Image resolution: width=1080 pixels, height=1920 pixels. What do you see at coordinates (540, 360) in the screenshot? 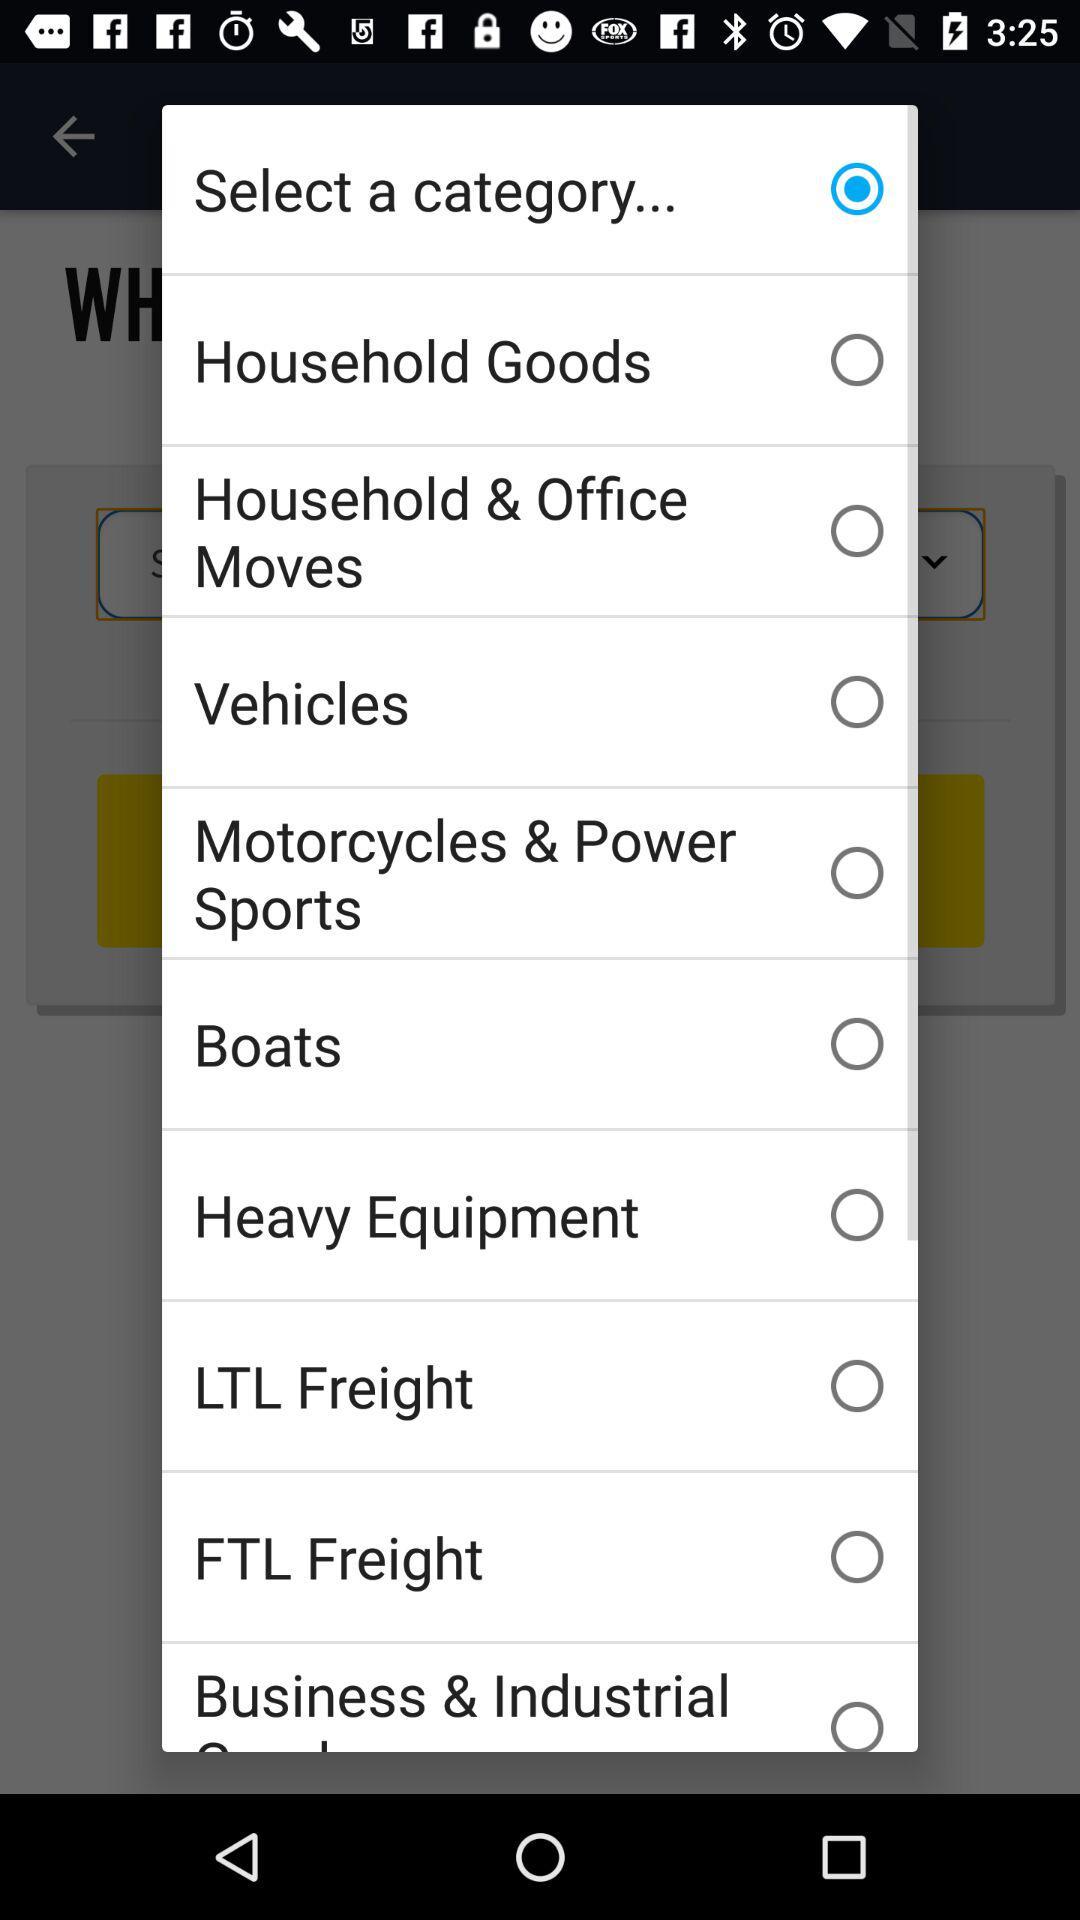
I see `the household goods icon` at bounding box center [540, 360].